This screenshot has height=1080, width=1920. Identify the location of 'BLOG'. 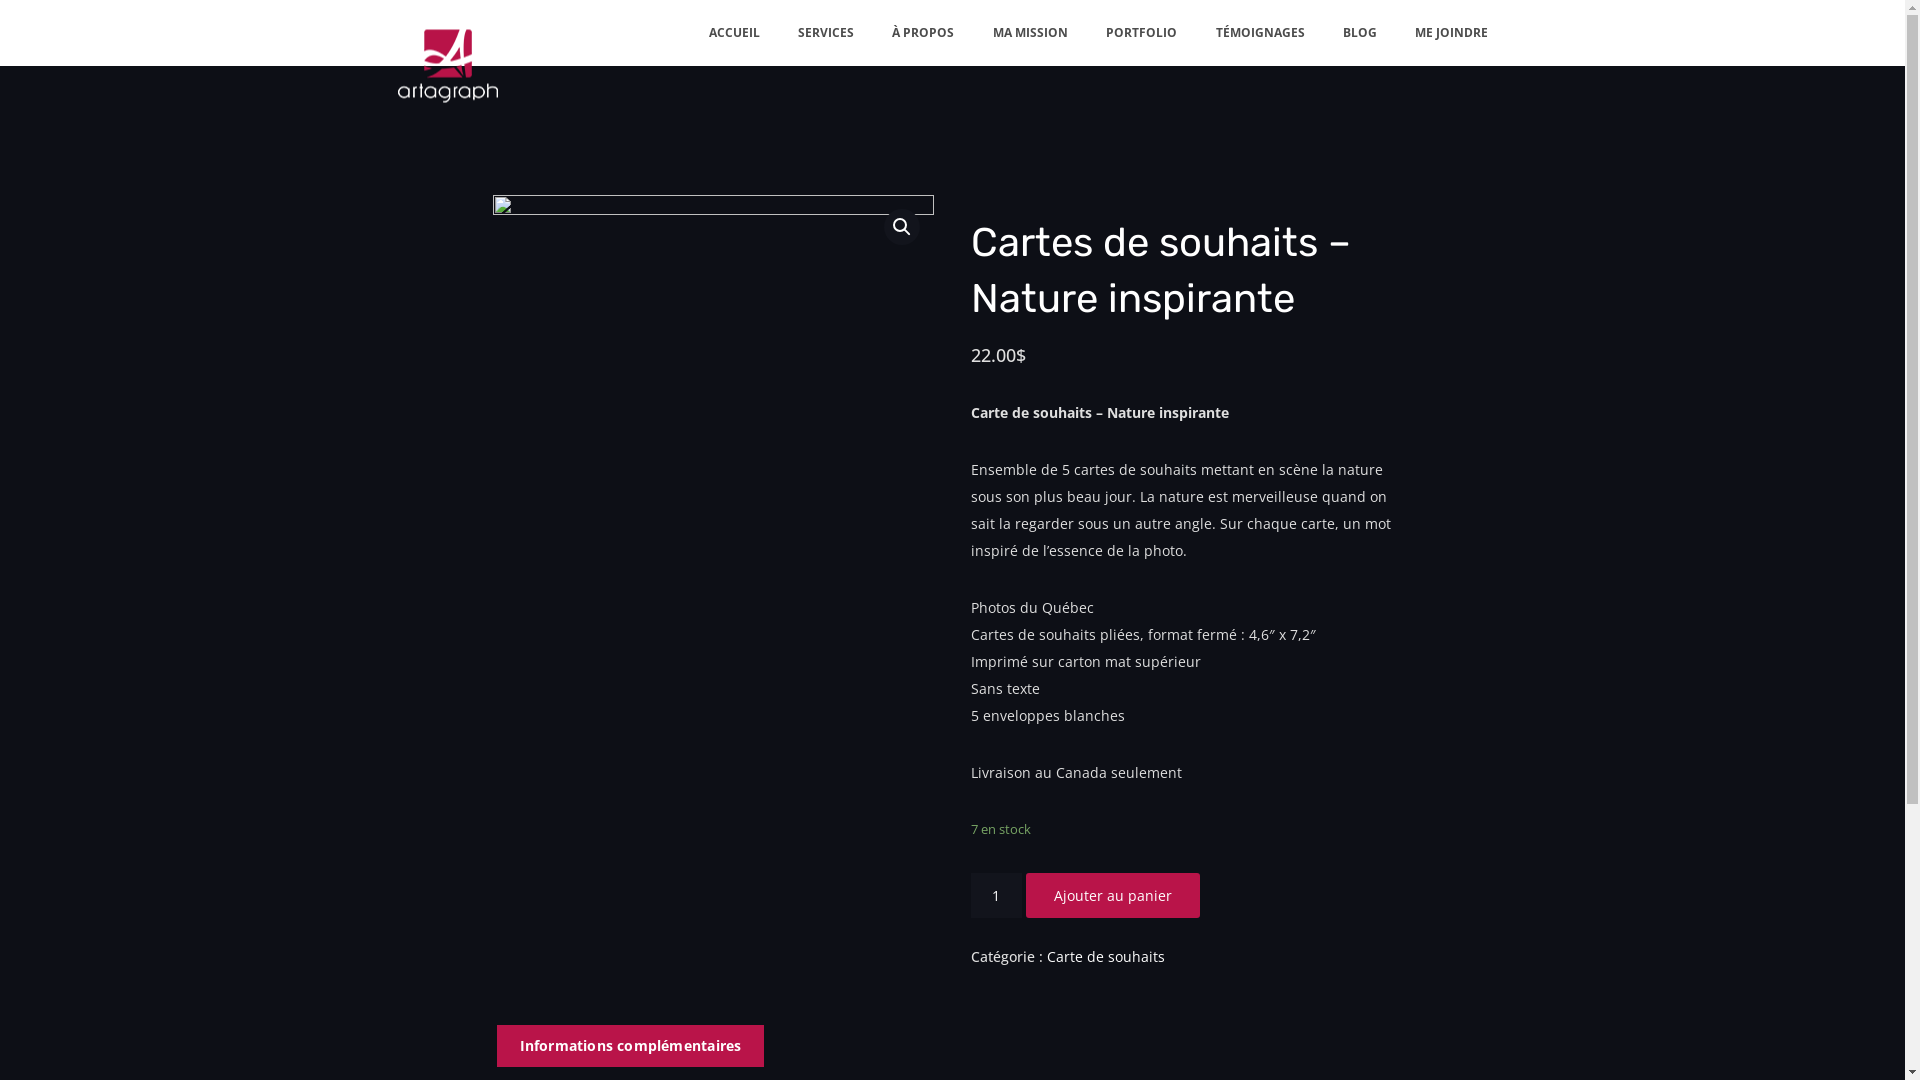
(1359, 33).